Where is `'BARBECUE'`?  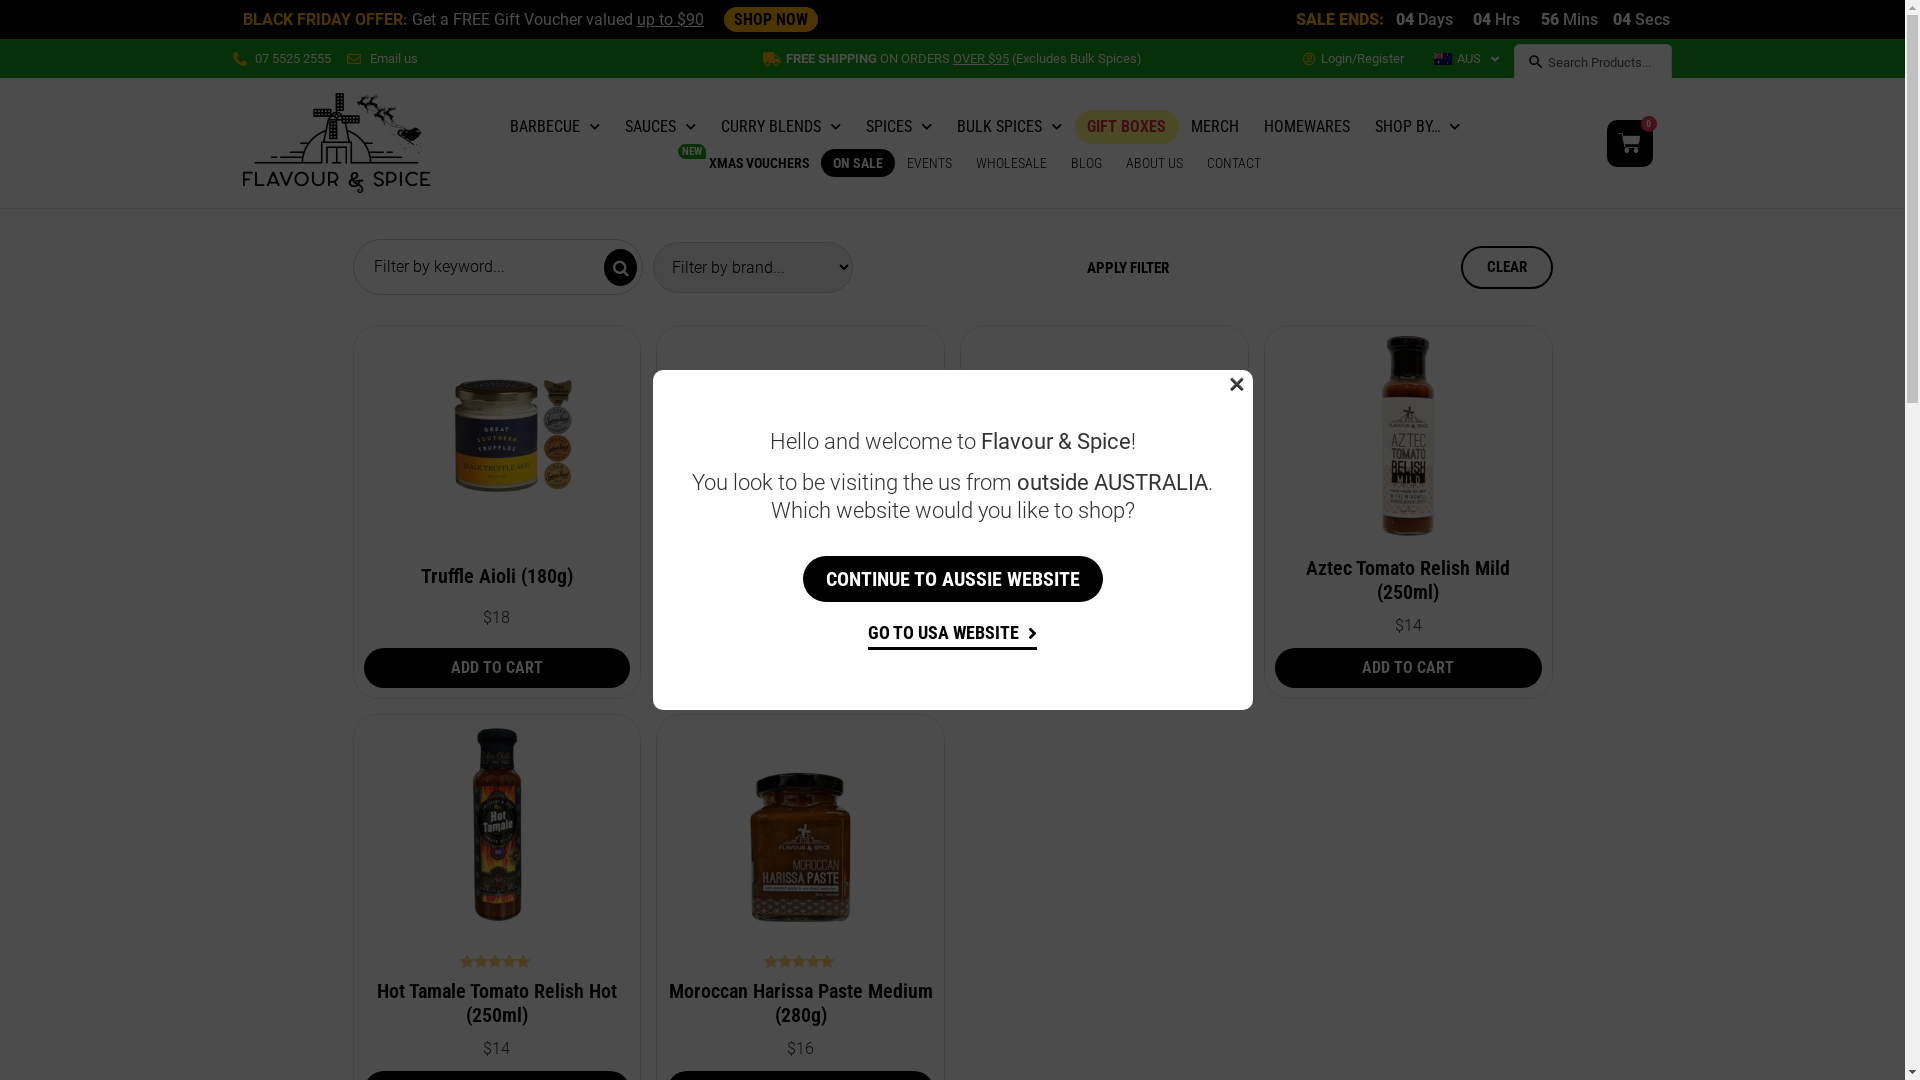 'BARBECUE' is located at coordinates (555, 127).